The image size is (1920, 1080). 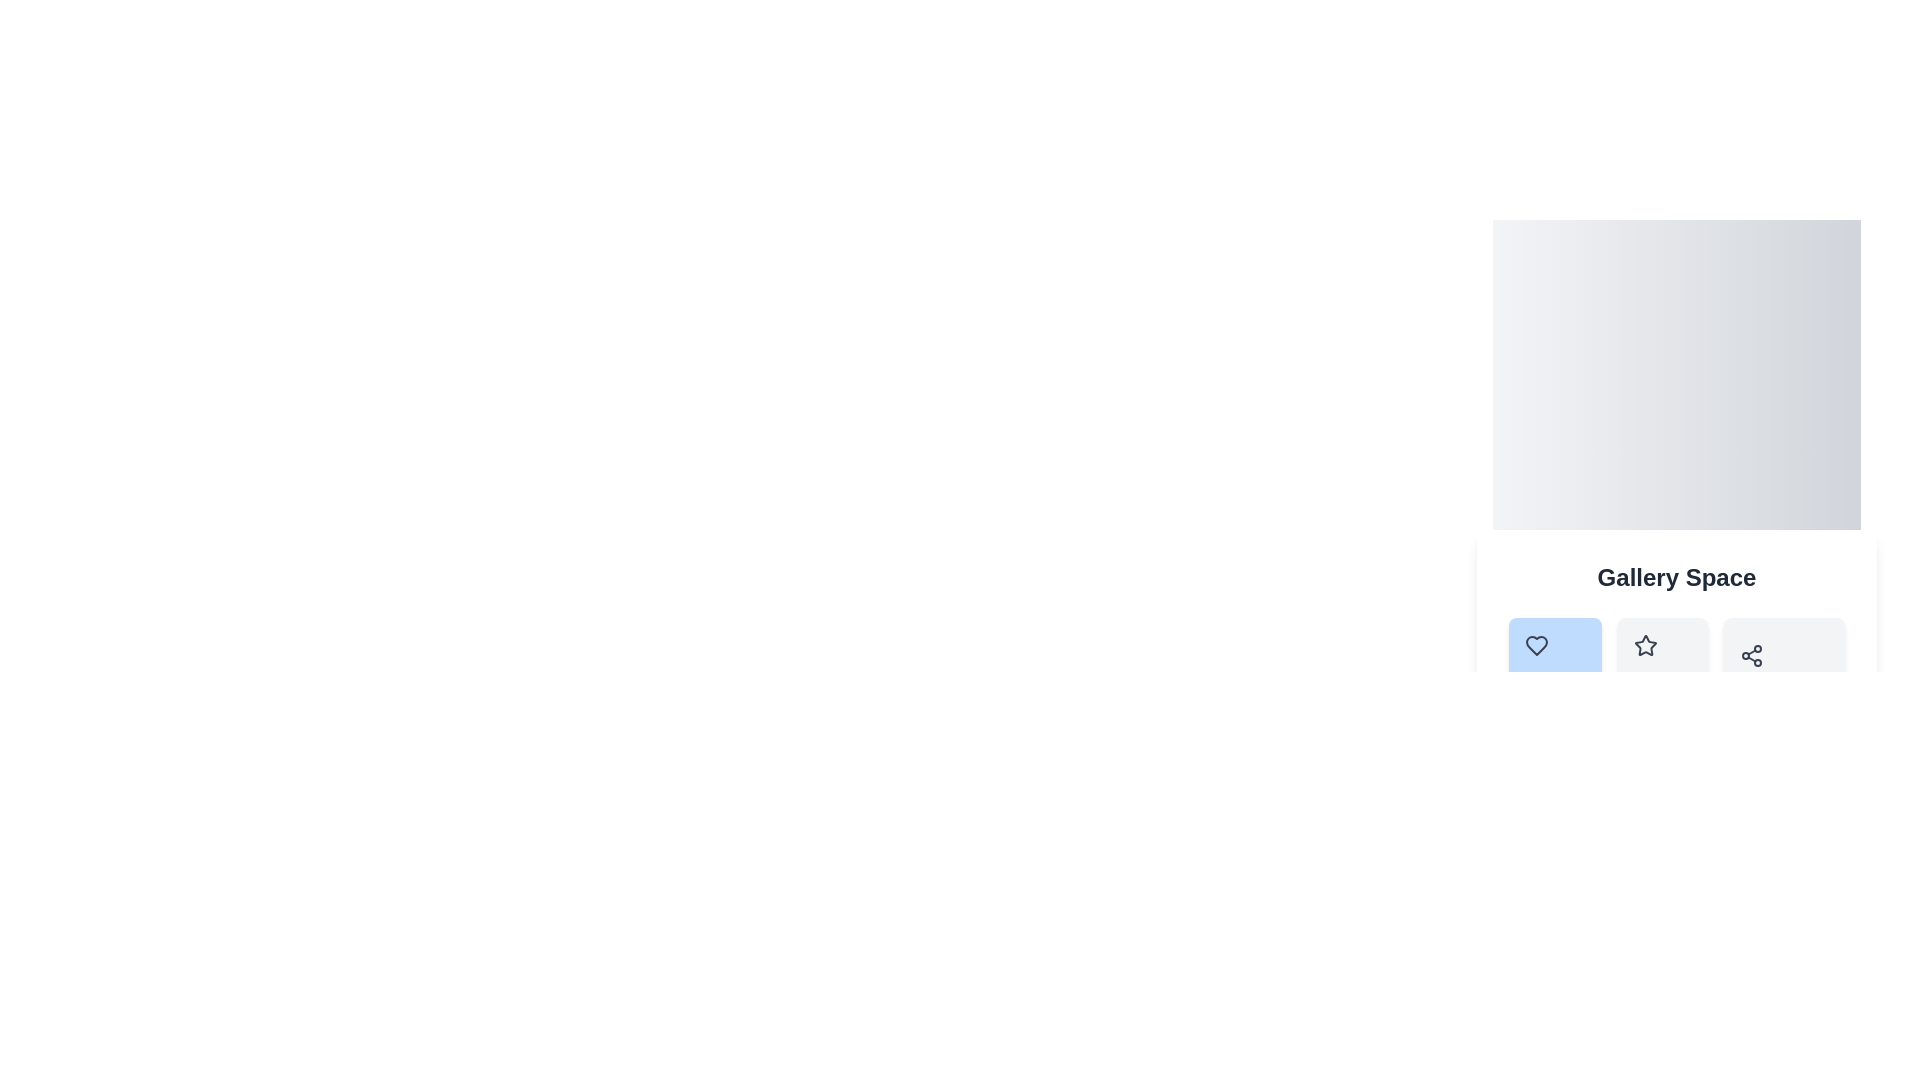 I want to click on the heart-shaped icon with a hollow center and dark outline, located below 'Gallery Space', so click(x=1536, y=645).